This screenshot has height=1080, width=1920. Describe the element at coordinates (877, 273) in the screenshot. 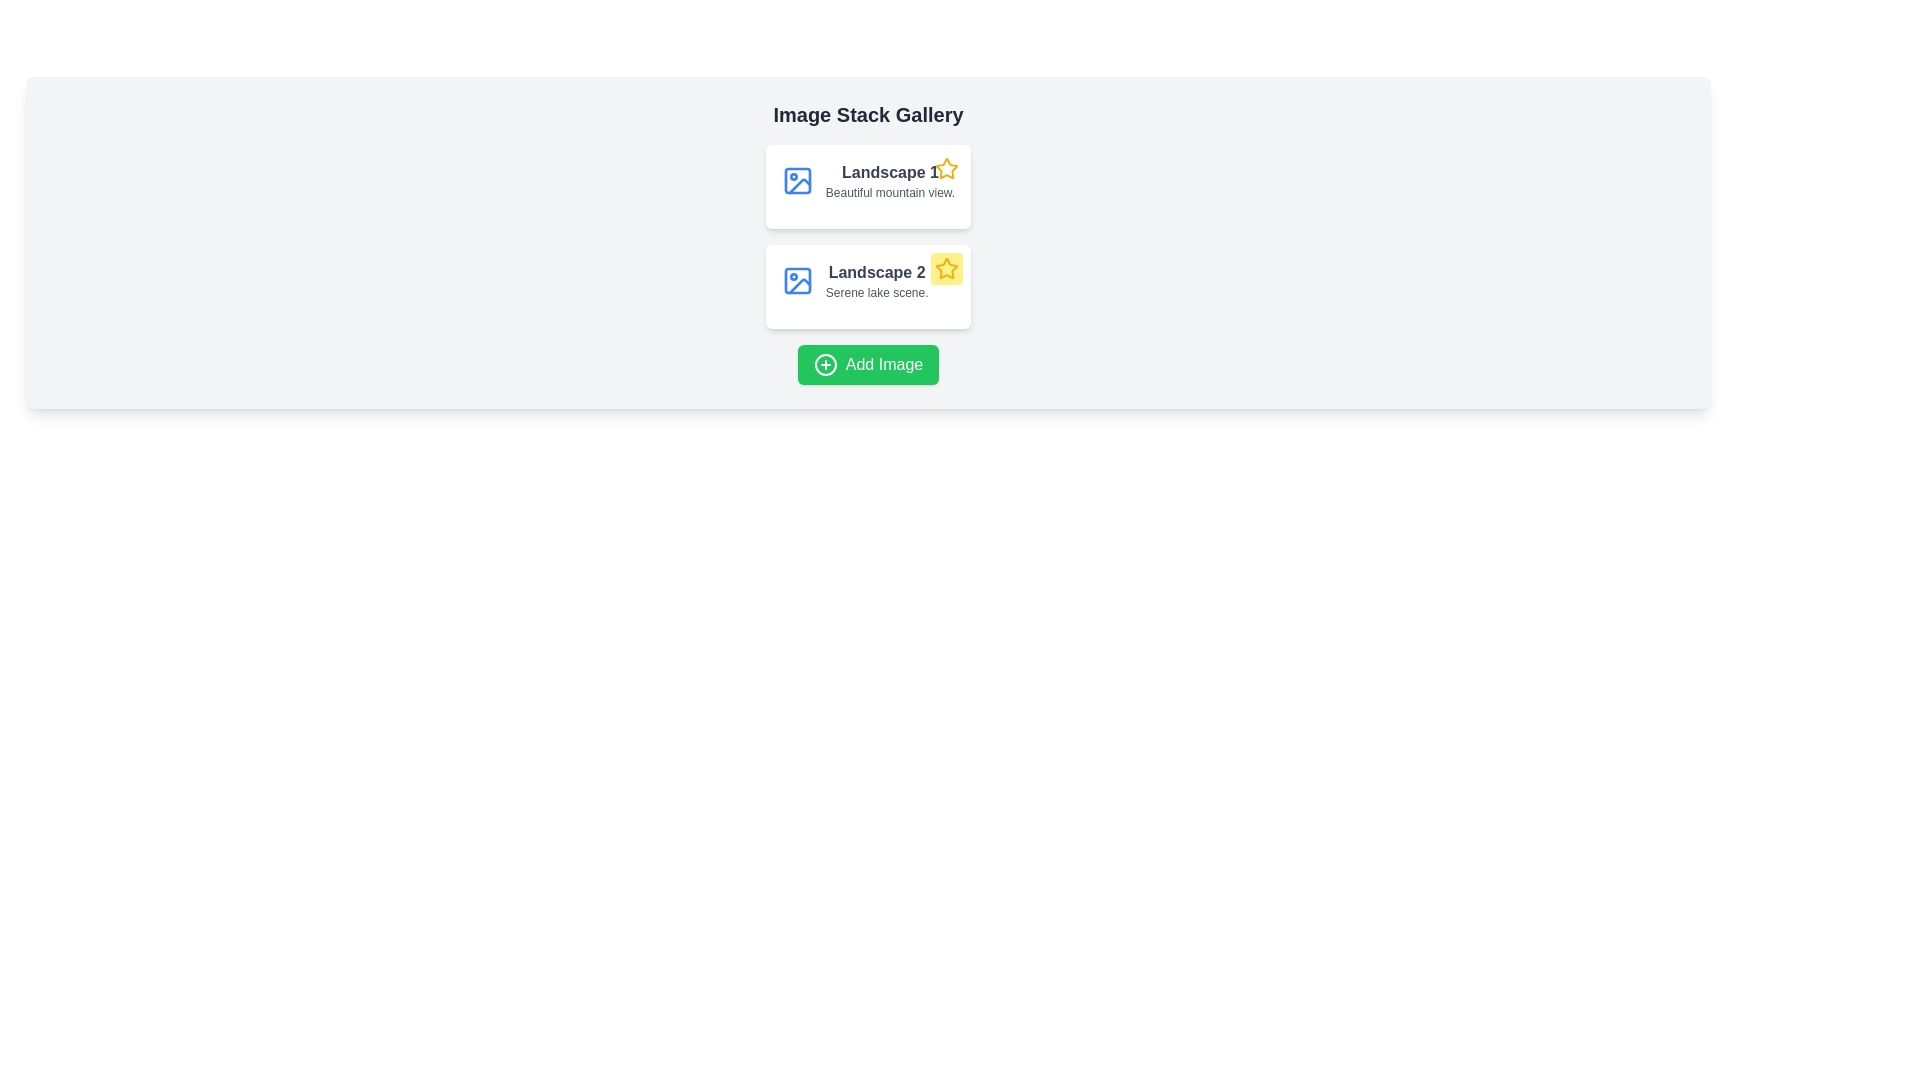

I see `the text label that reads 'Landscape 2', which is styled in a medium-sized, bold typeface and colored dark gray, positioned above the descriptive text 'Serene lake scene'` at that location.